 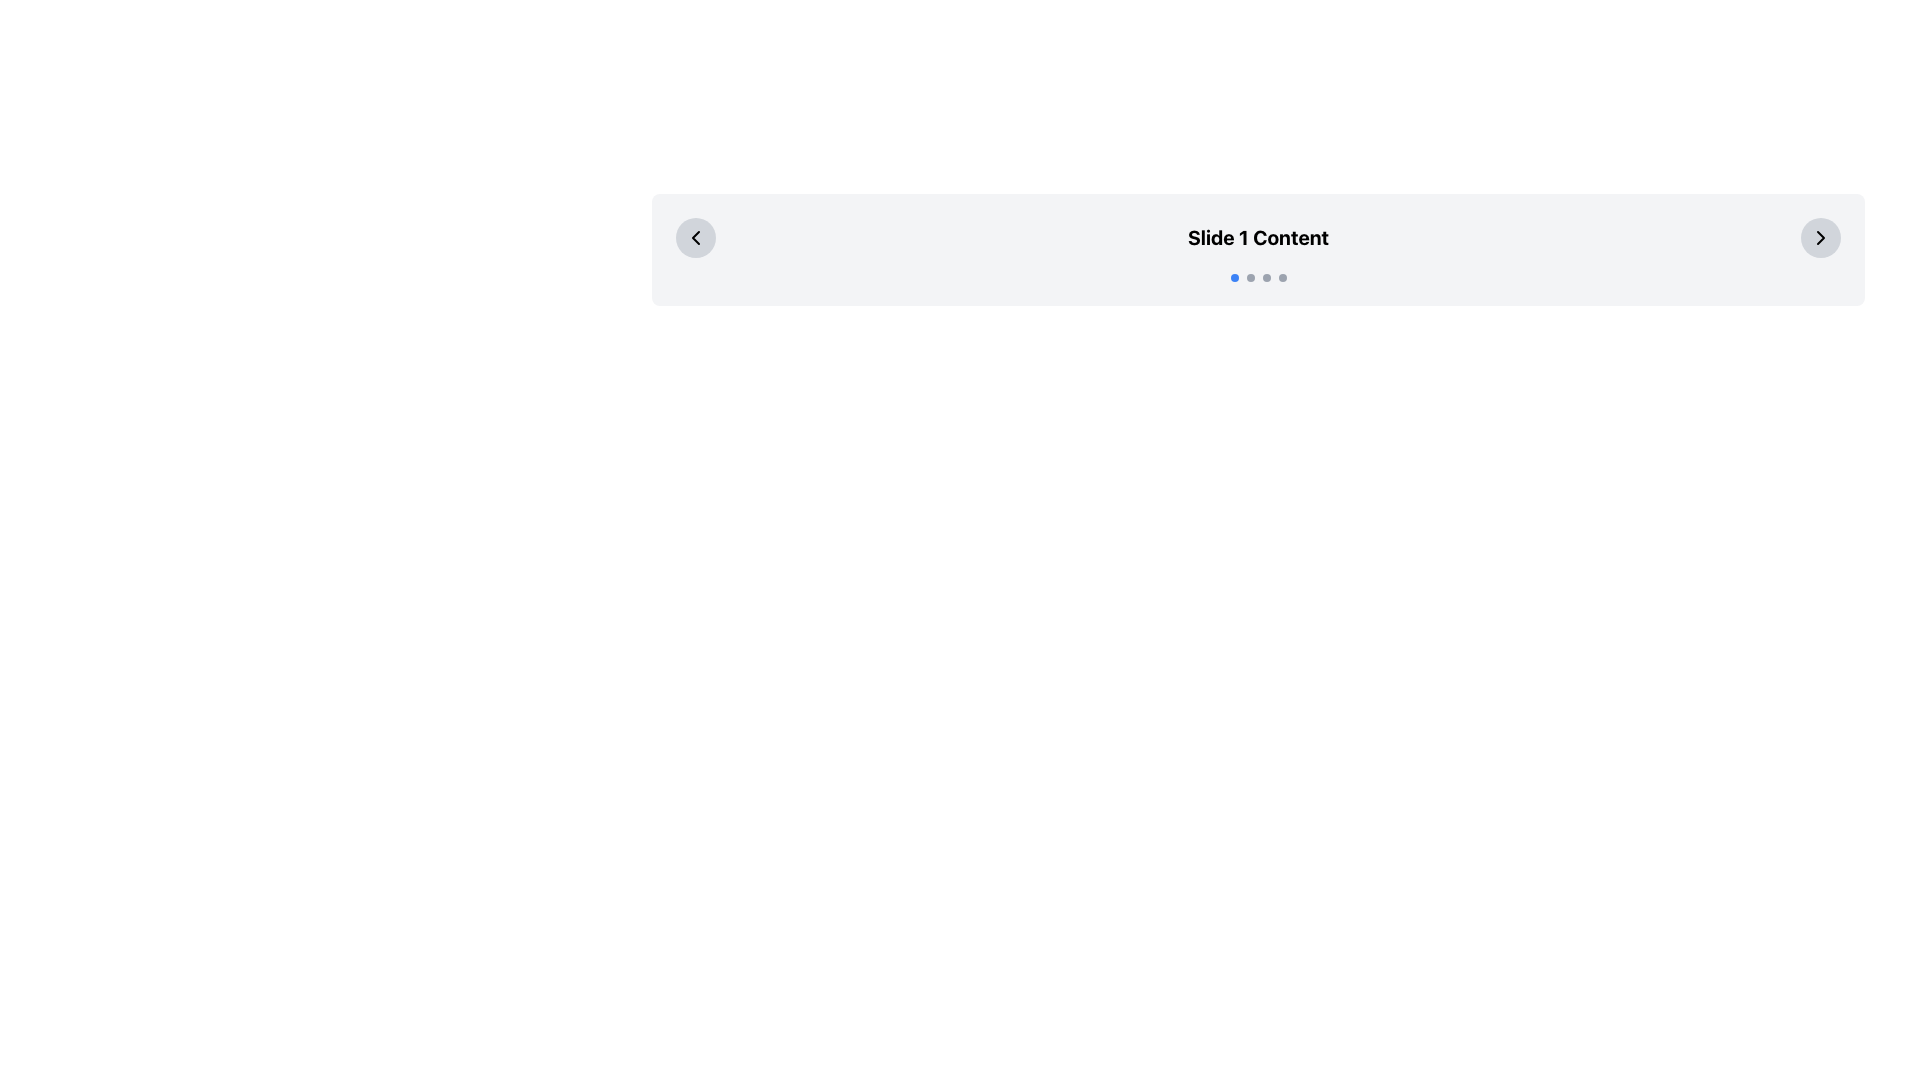 What do you see at coordinates (1257, 277) in the screenshot?
I see `the pagination indicator dot located at the lower center of the interface, which represents the currently active slide` at bounding box center [1257, 277].